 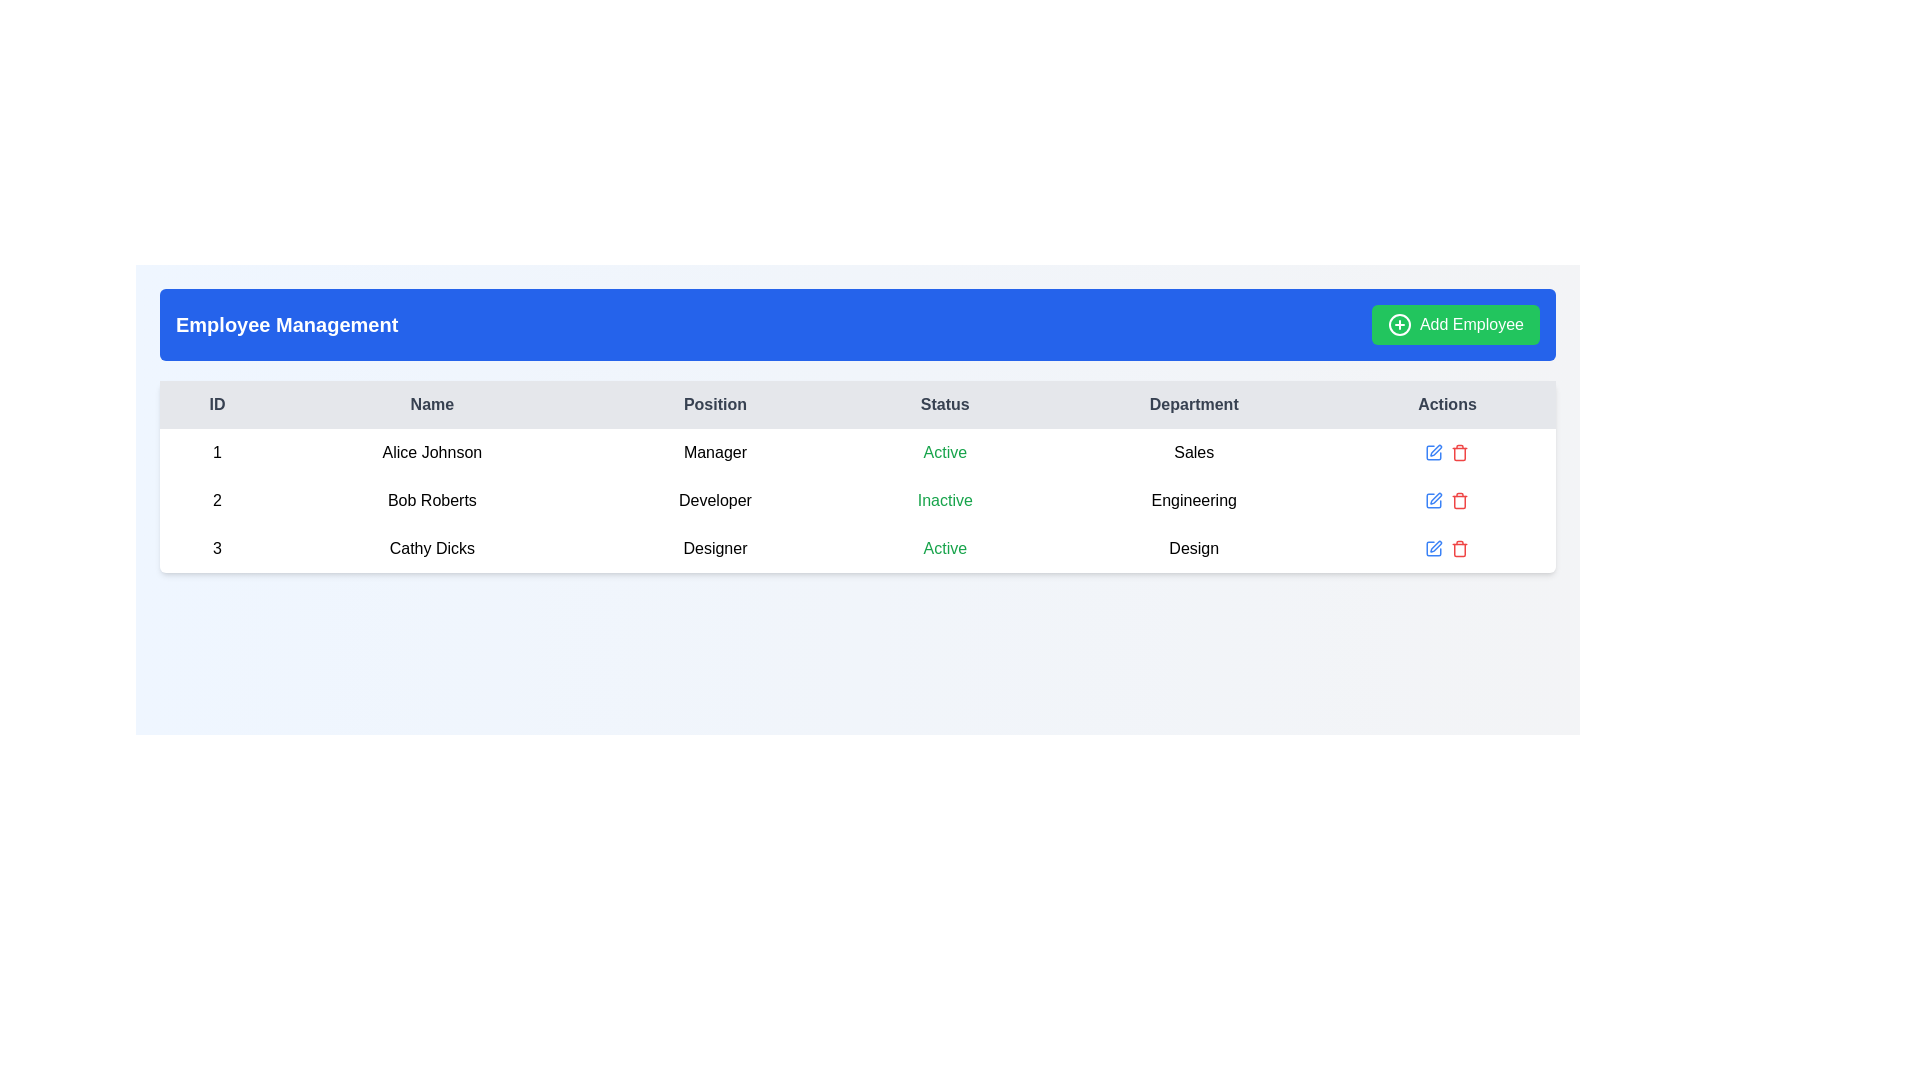 I want to click on the delete button in the 'Actions' column of the third row for the employee named Cathy Dicks, so click(x=1460, y=452).